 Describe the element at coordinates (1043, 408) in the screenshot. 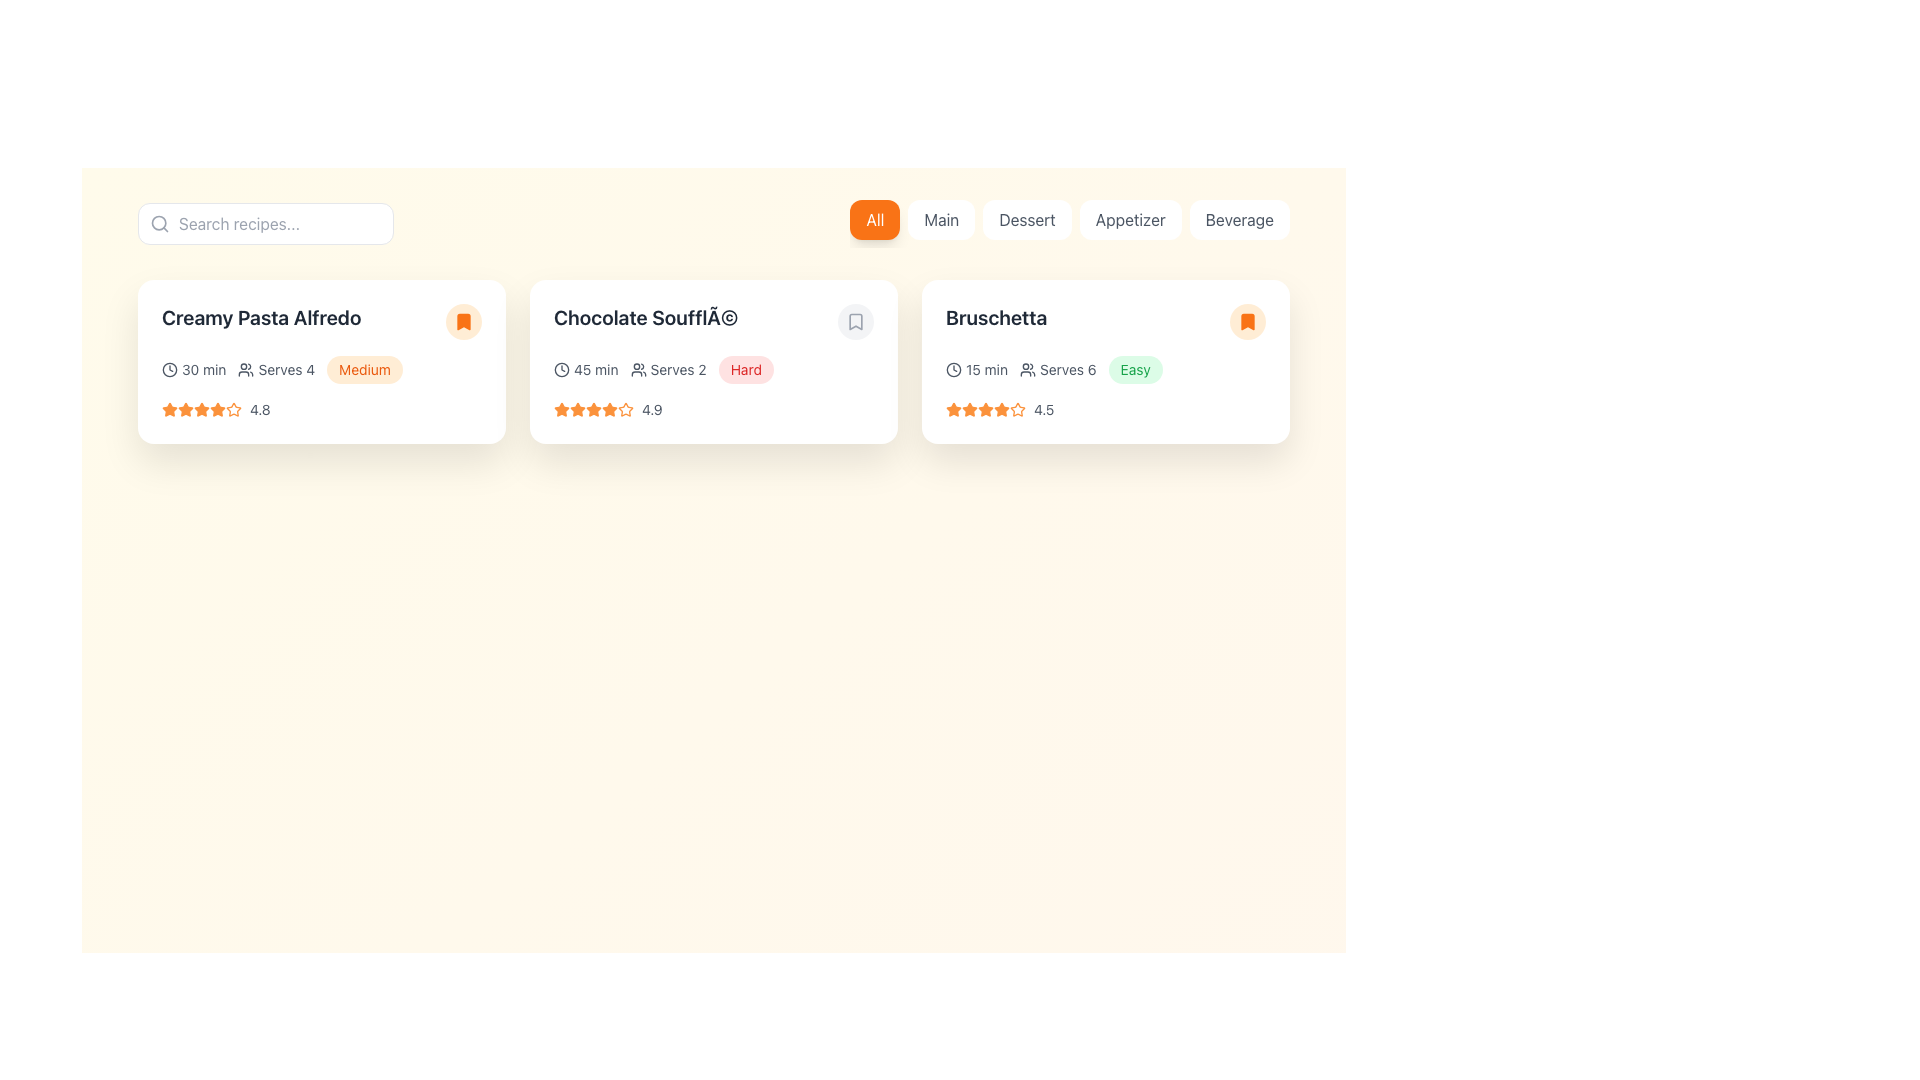

I see `the text display showing the rating score '4.5', which is styled in a small gray font and located to the right of the star-based rating indicator on the 'Bruschetta' card` at that location.